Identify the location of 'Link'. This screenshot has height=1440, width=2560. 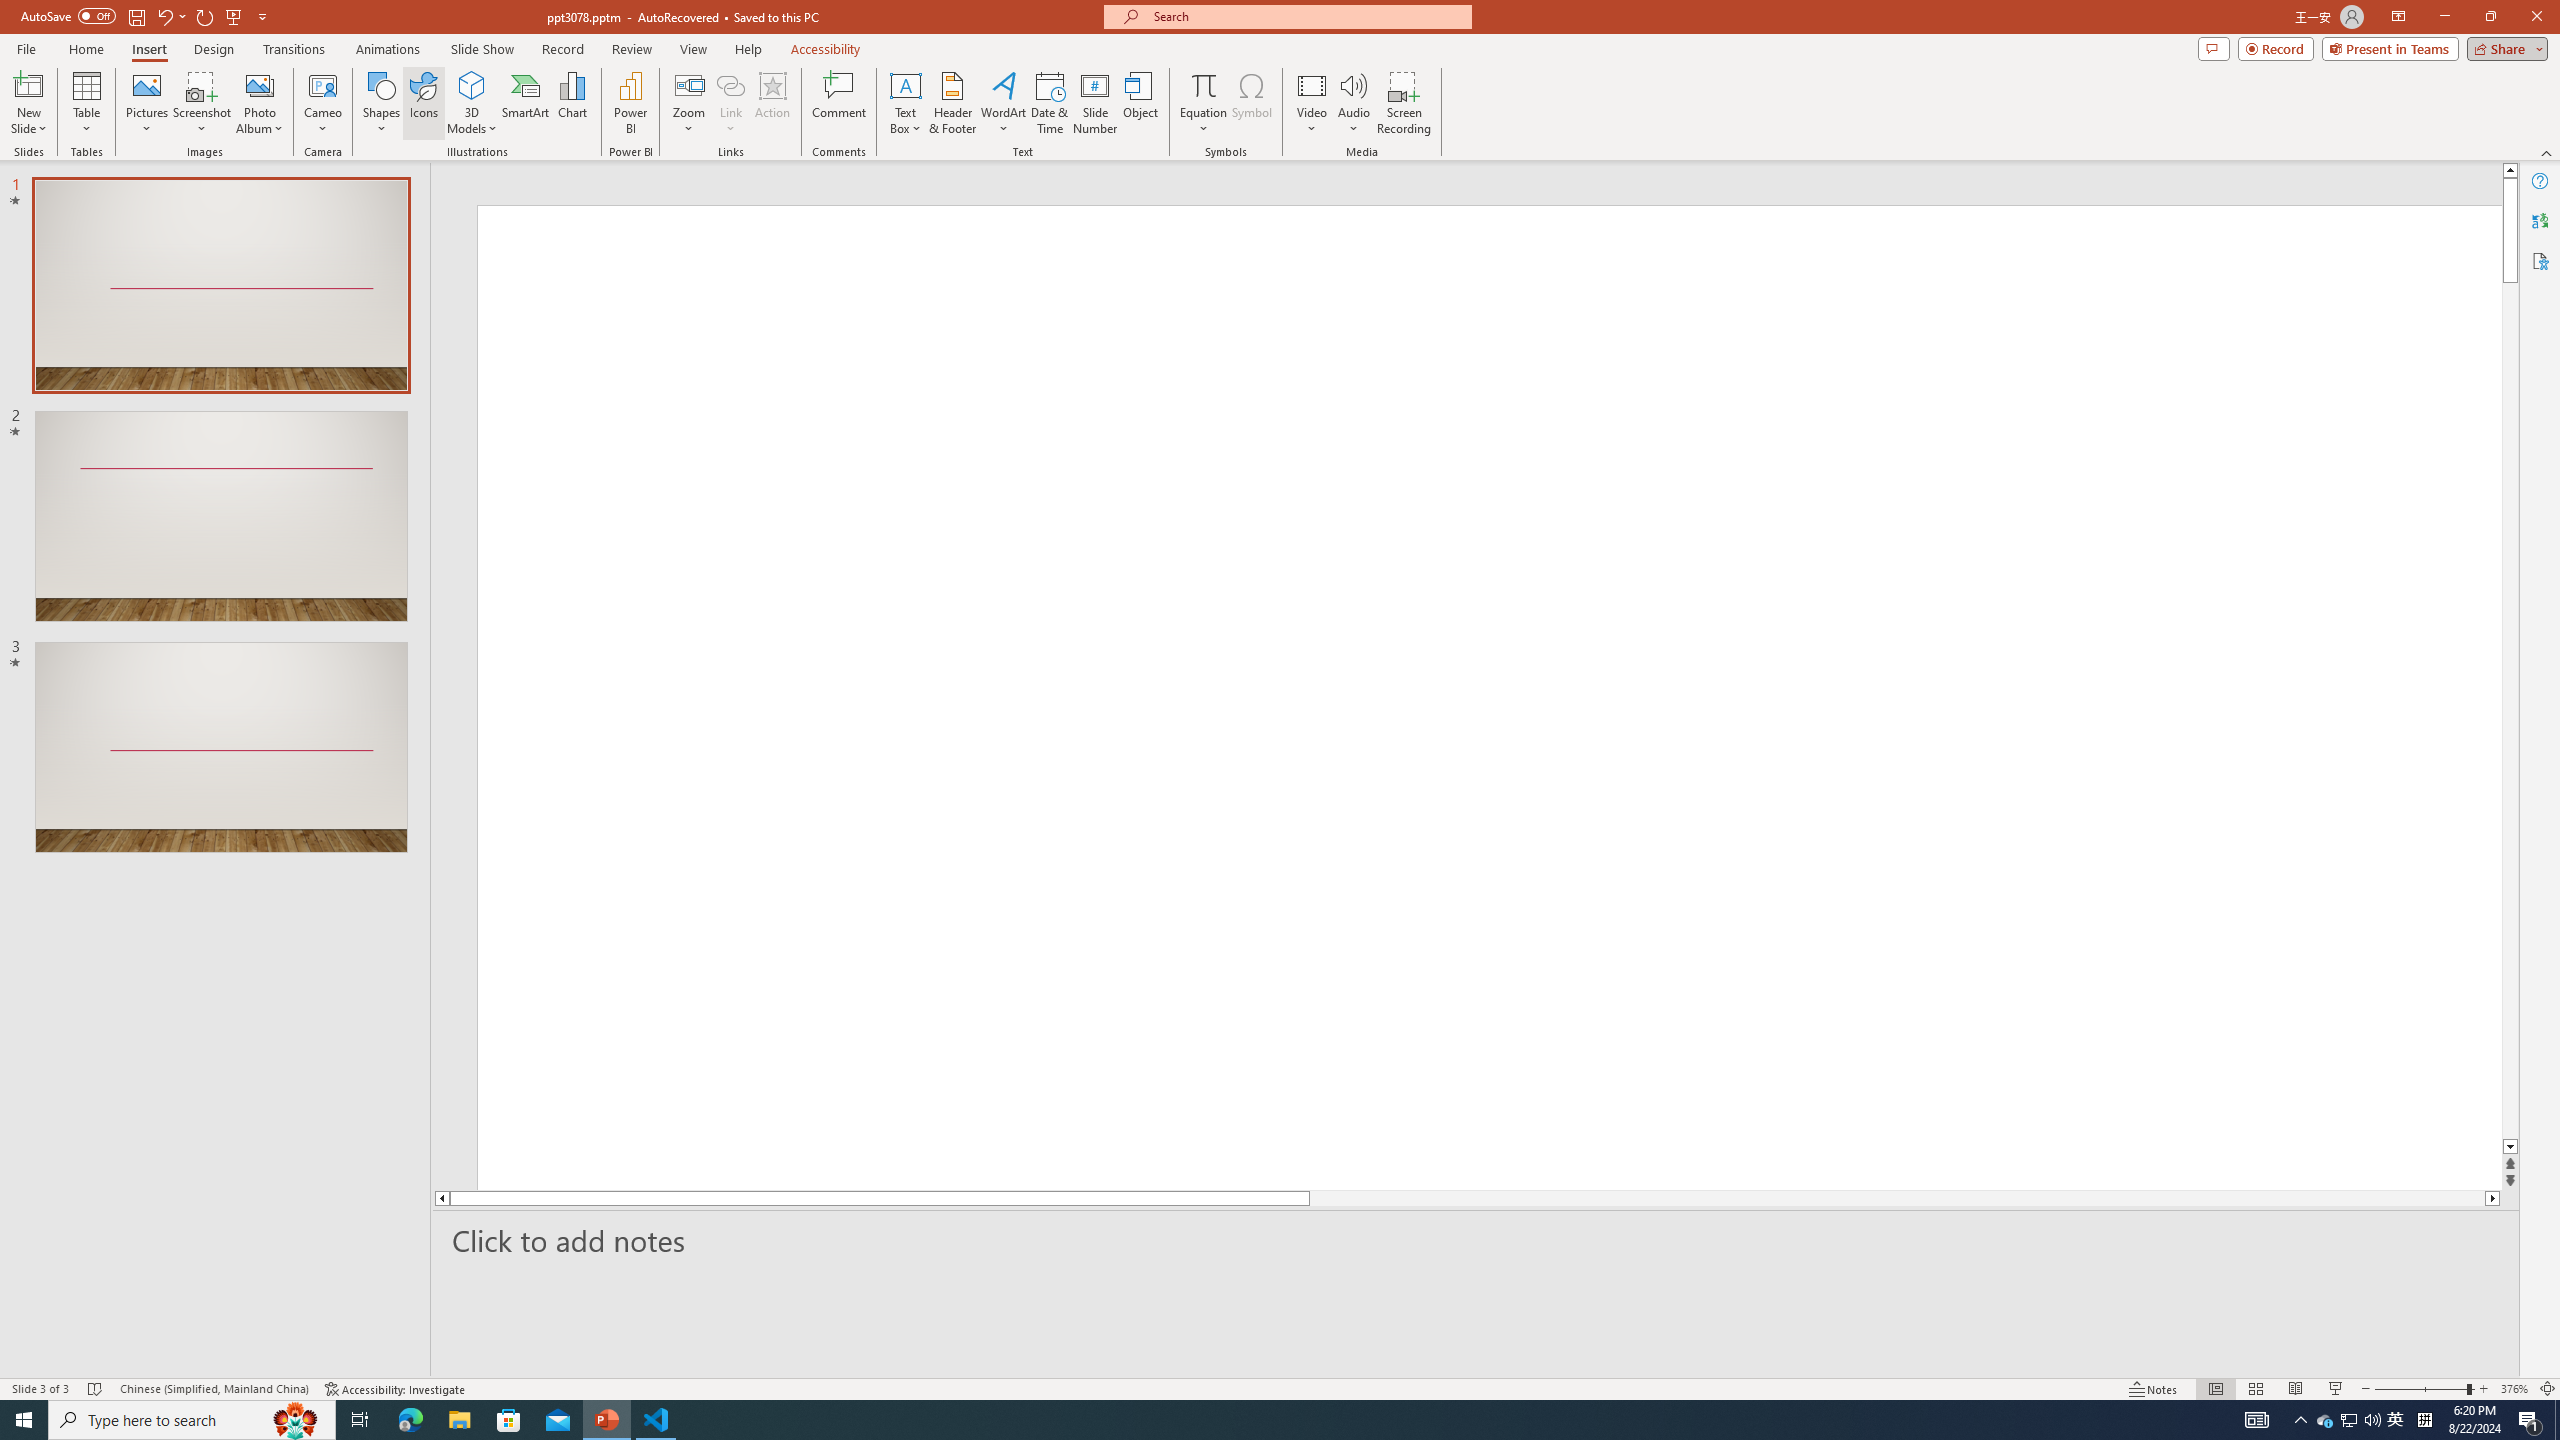
(729, 84).